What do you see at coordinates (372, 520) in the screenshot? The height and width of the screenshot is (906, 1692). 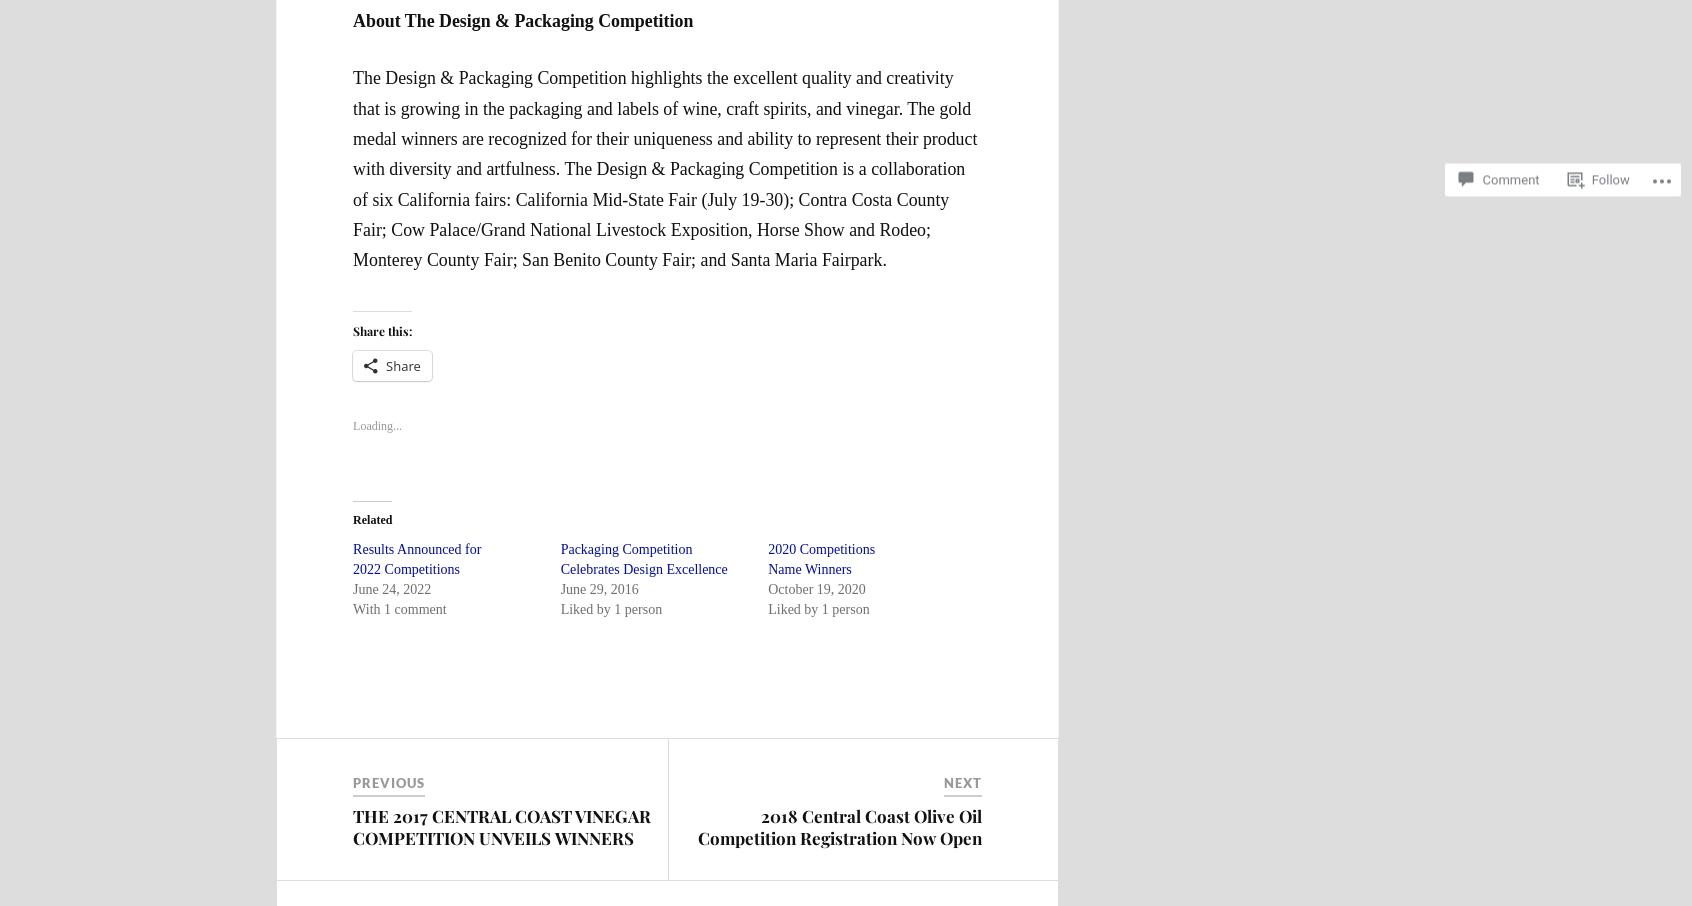 I see `'Related'` at bounding box center [372, 520].